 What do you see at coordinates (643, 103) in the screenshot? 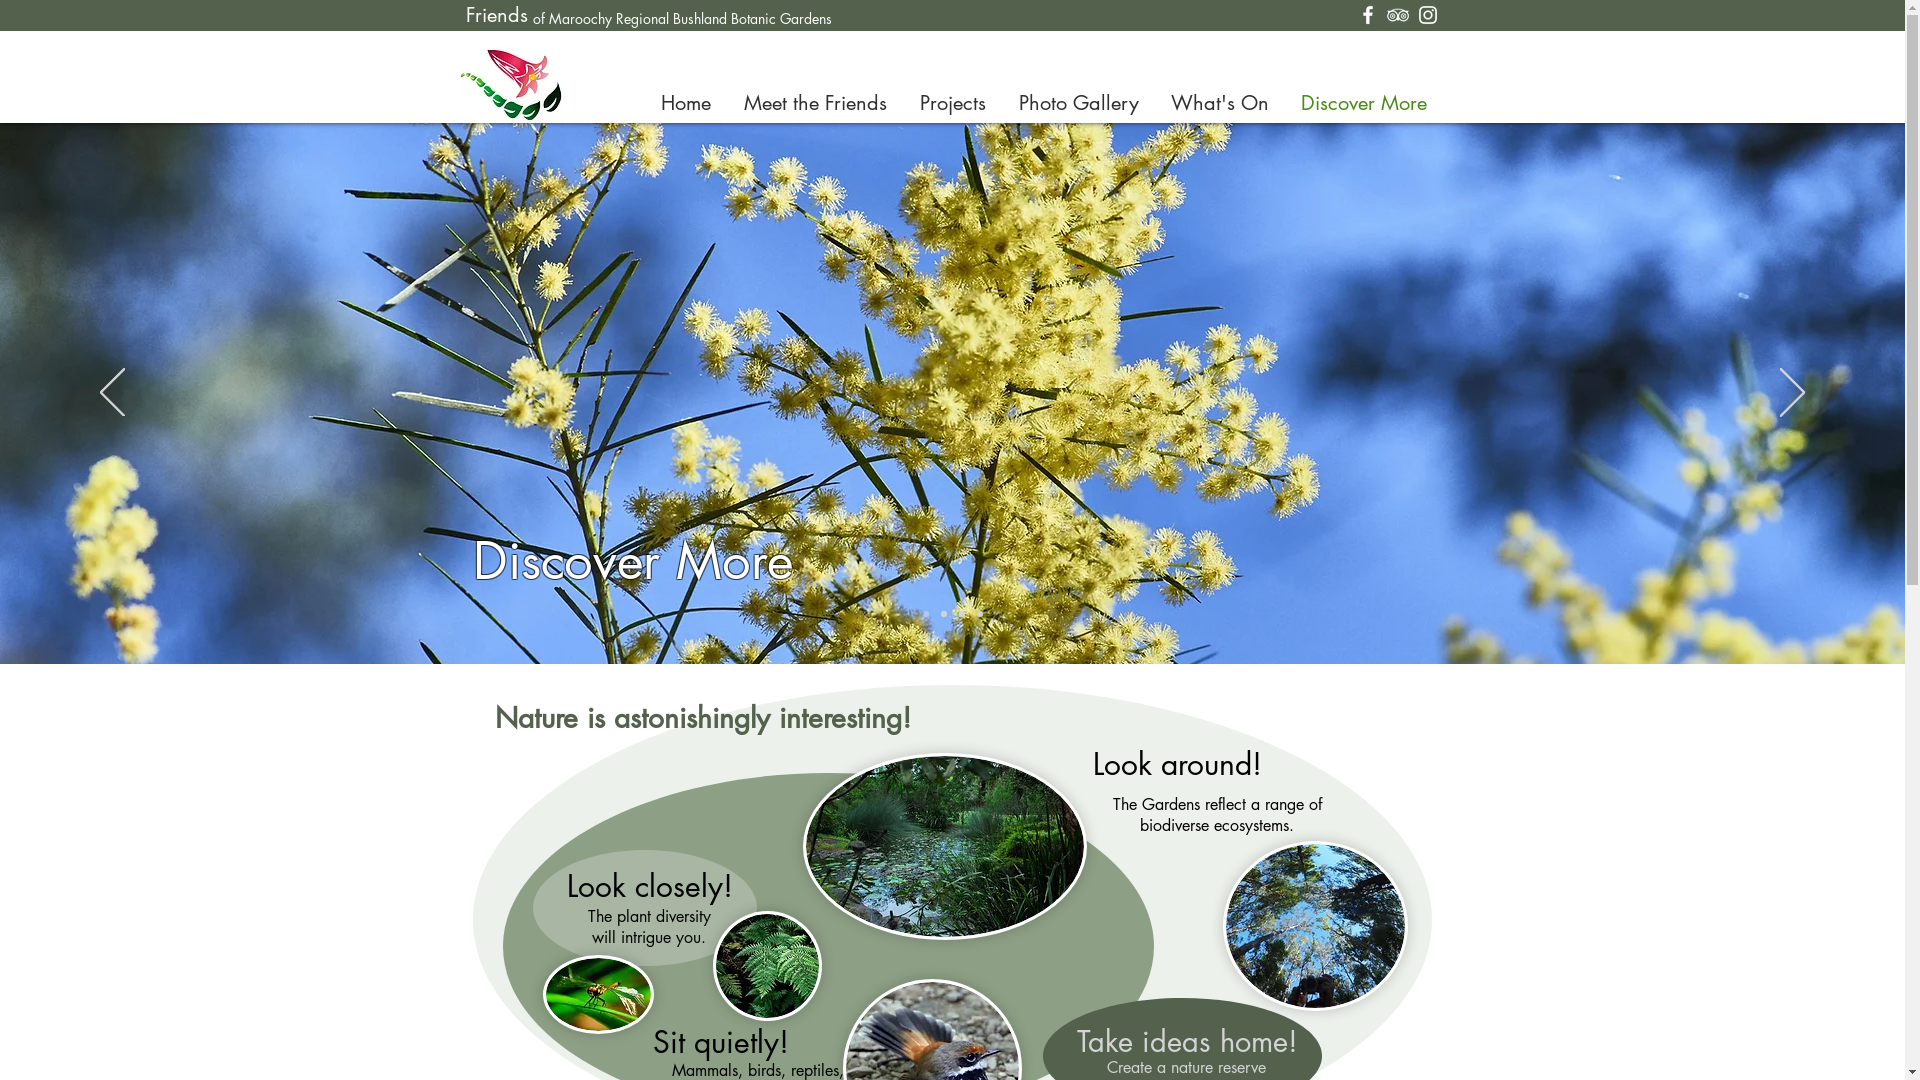
I see `'Home'` at bounding box center [643, 103].